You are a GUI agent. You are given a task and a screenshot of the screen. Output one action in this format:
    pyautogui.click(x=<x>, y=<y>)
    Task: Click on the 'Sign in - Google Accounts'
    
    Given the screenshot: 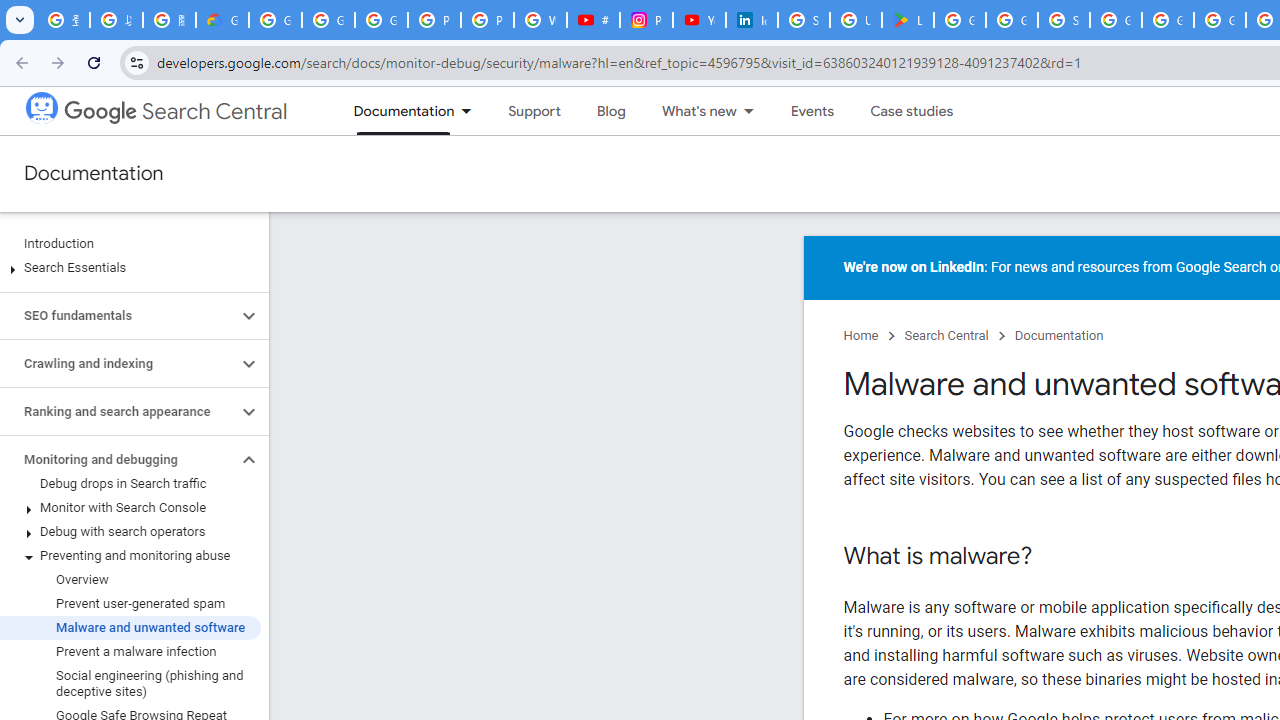 What is the action you would take?
    pyautogui.click(x=1063, y=20)
    